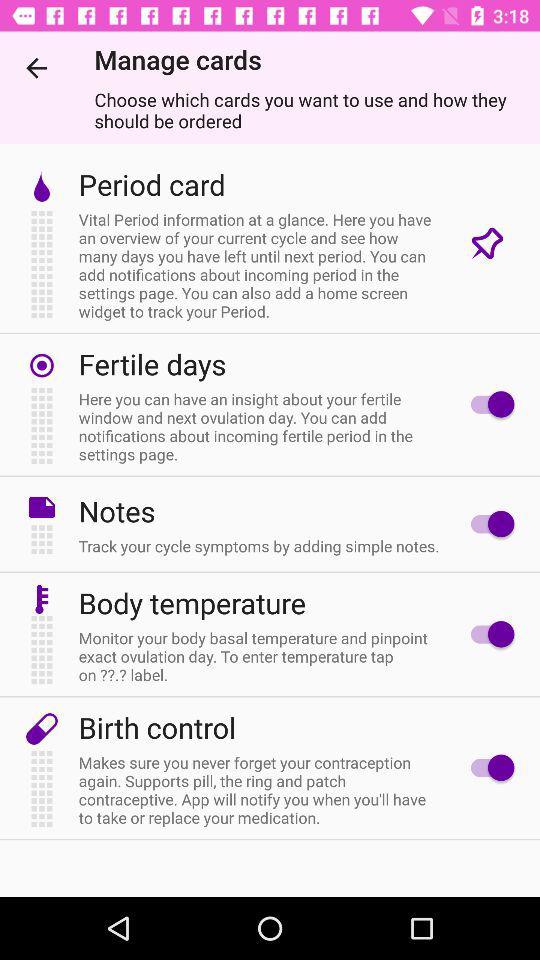  I want to click on switch on notes, so click(486, 523).